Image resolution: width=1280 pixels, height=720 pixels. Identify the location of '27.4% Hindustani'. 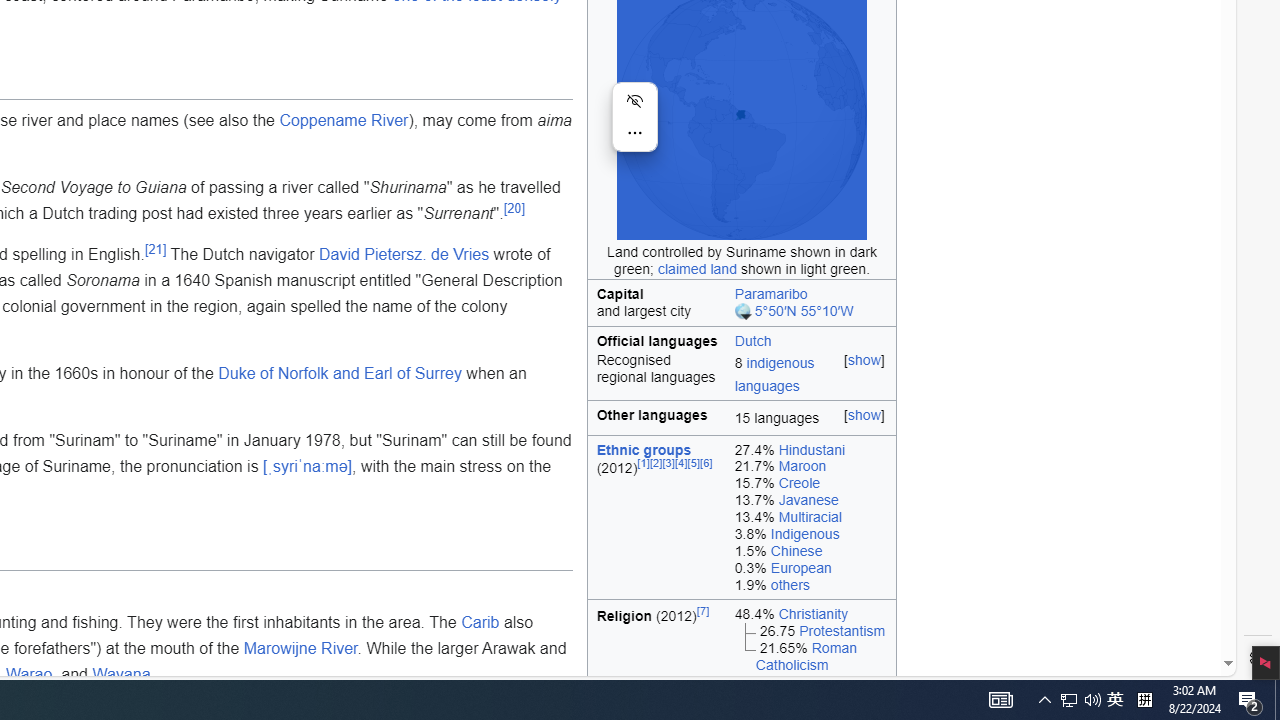
(810, 450).